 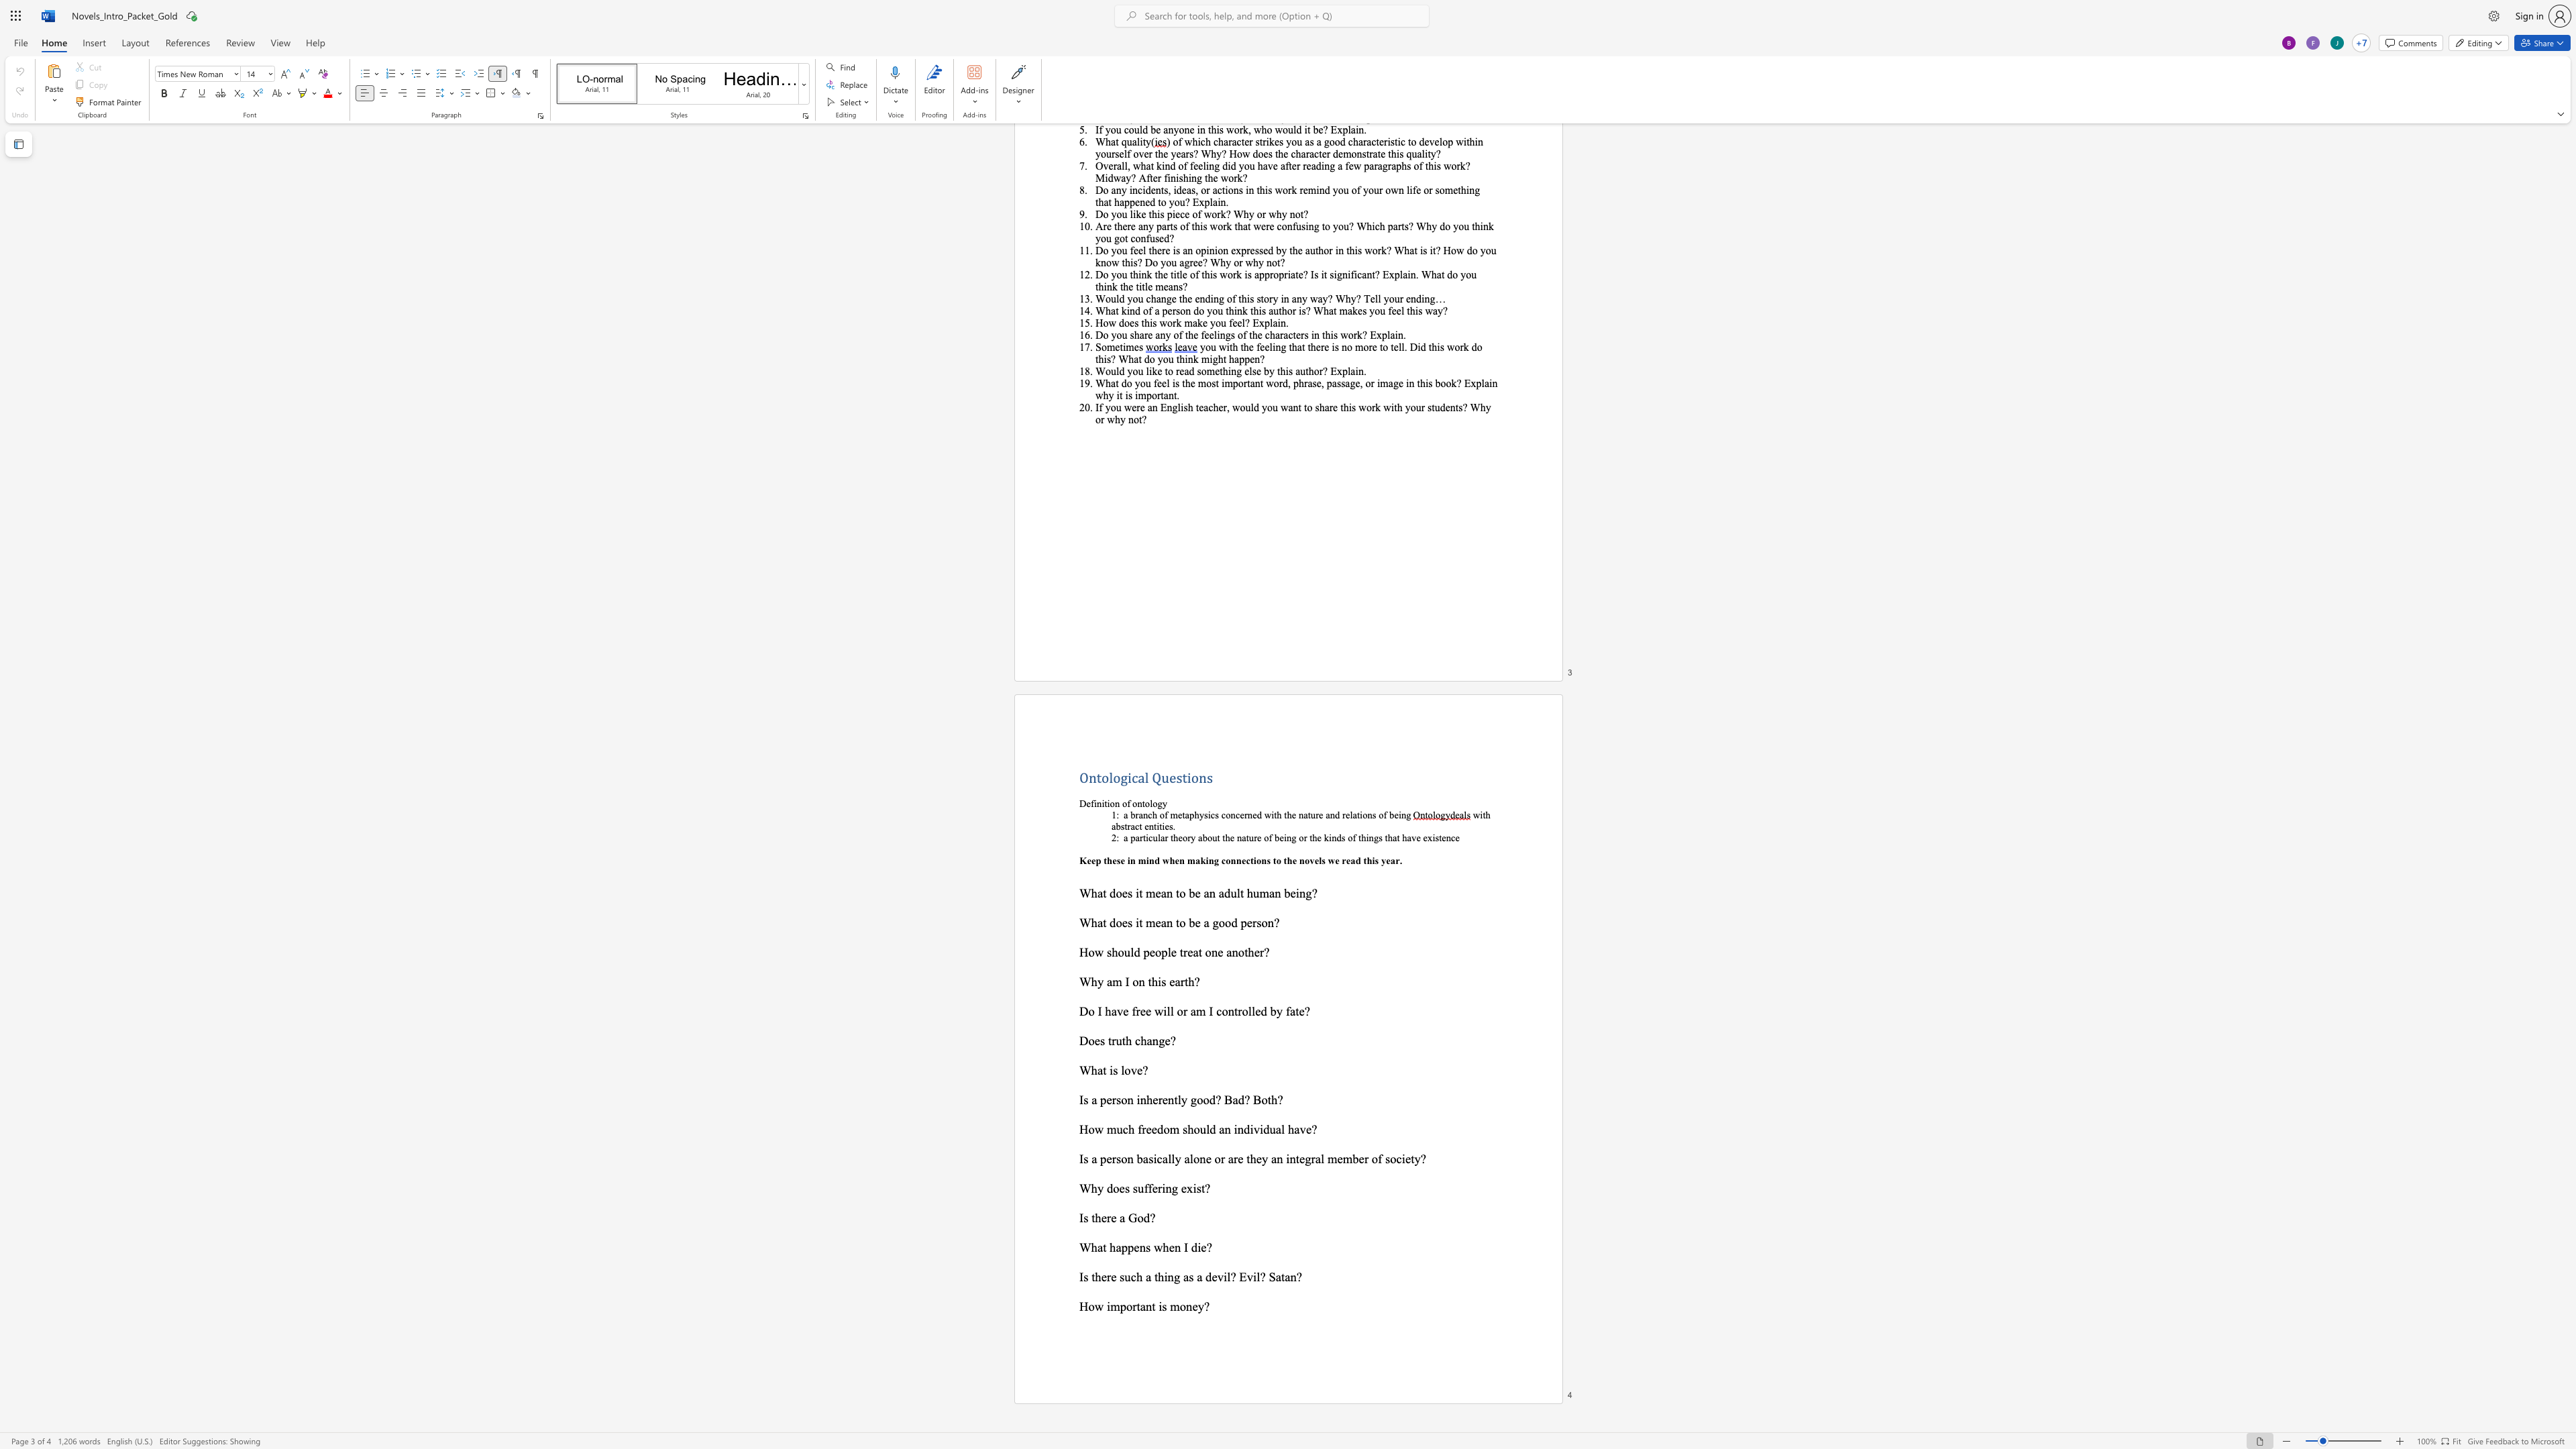 I want to click on the space between the continuous character "t" and "l" in the text, so click(x=1176, y=1099).